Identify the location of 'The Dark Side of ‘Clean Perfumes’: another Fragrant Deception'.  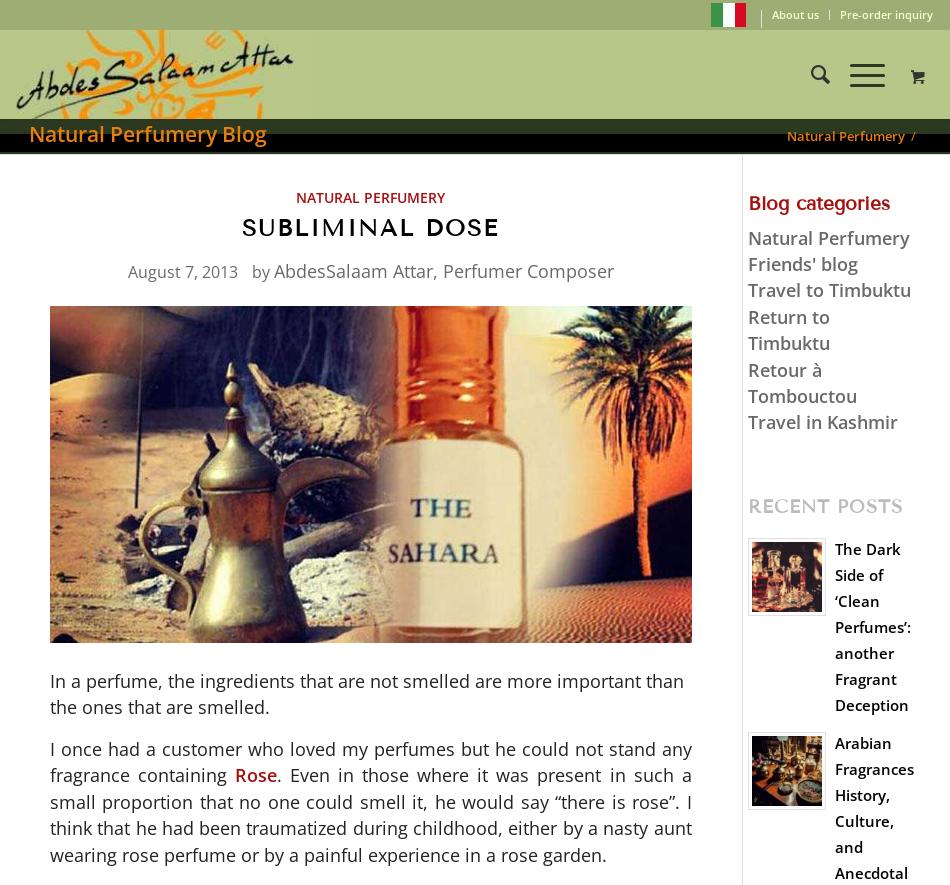
(871, 626).